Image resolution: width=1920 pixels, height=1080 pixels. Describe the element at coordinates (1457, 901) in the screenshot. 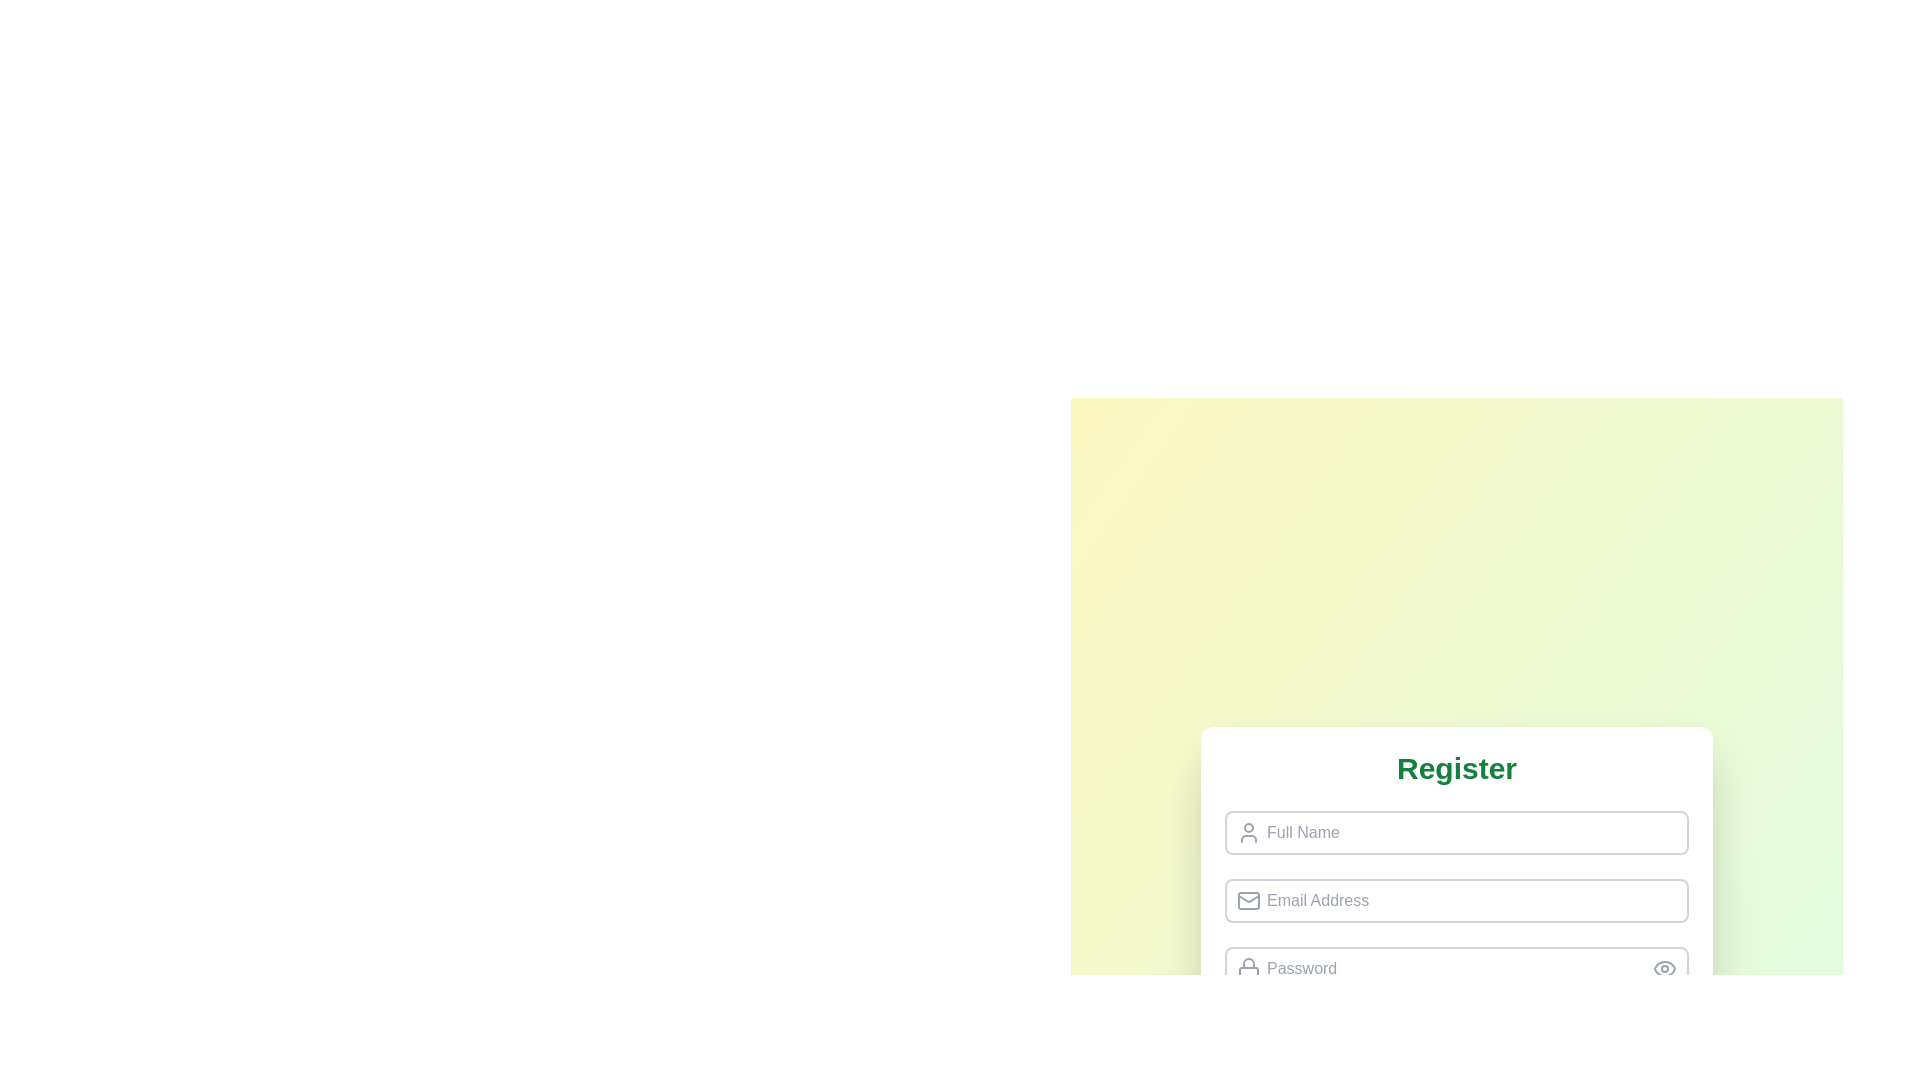

I see `to focus on the email input field located in the second position of a vertically stacked sequence within a registration form, following the 'Full Name' input and preceding the 'Password' input` at that location.